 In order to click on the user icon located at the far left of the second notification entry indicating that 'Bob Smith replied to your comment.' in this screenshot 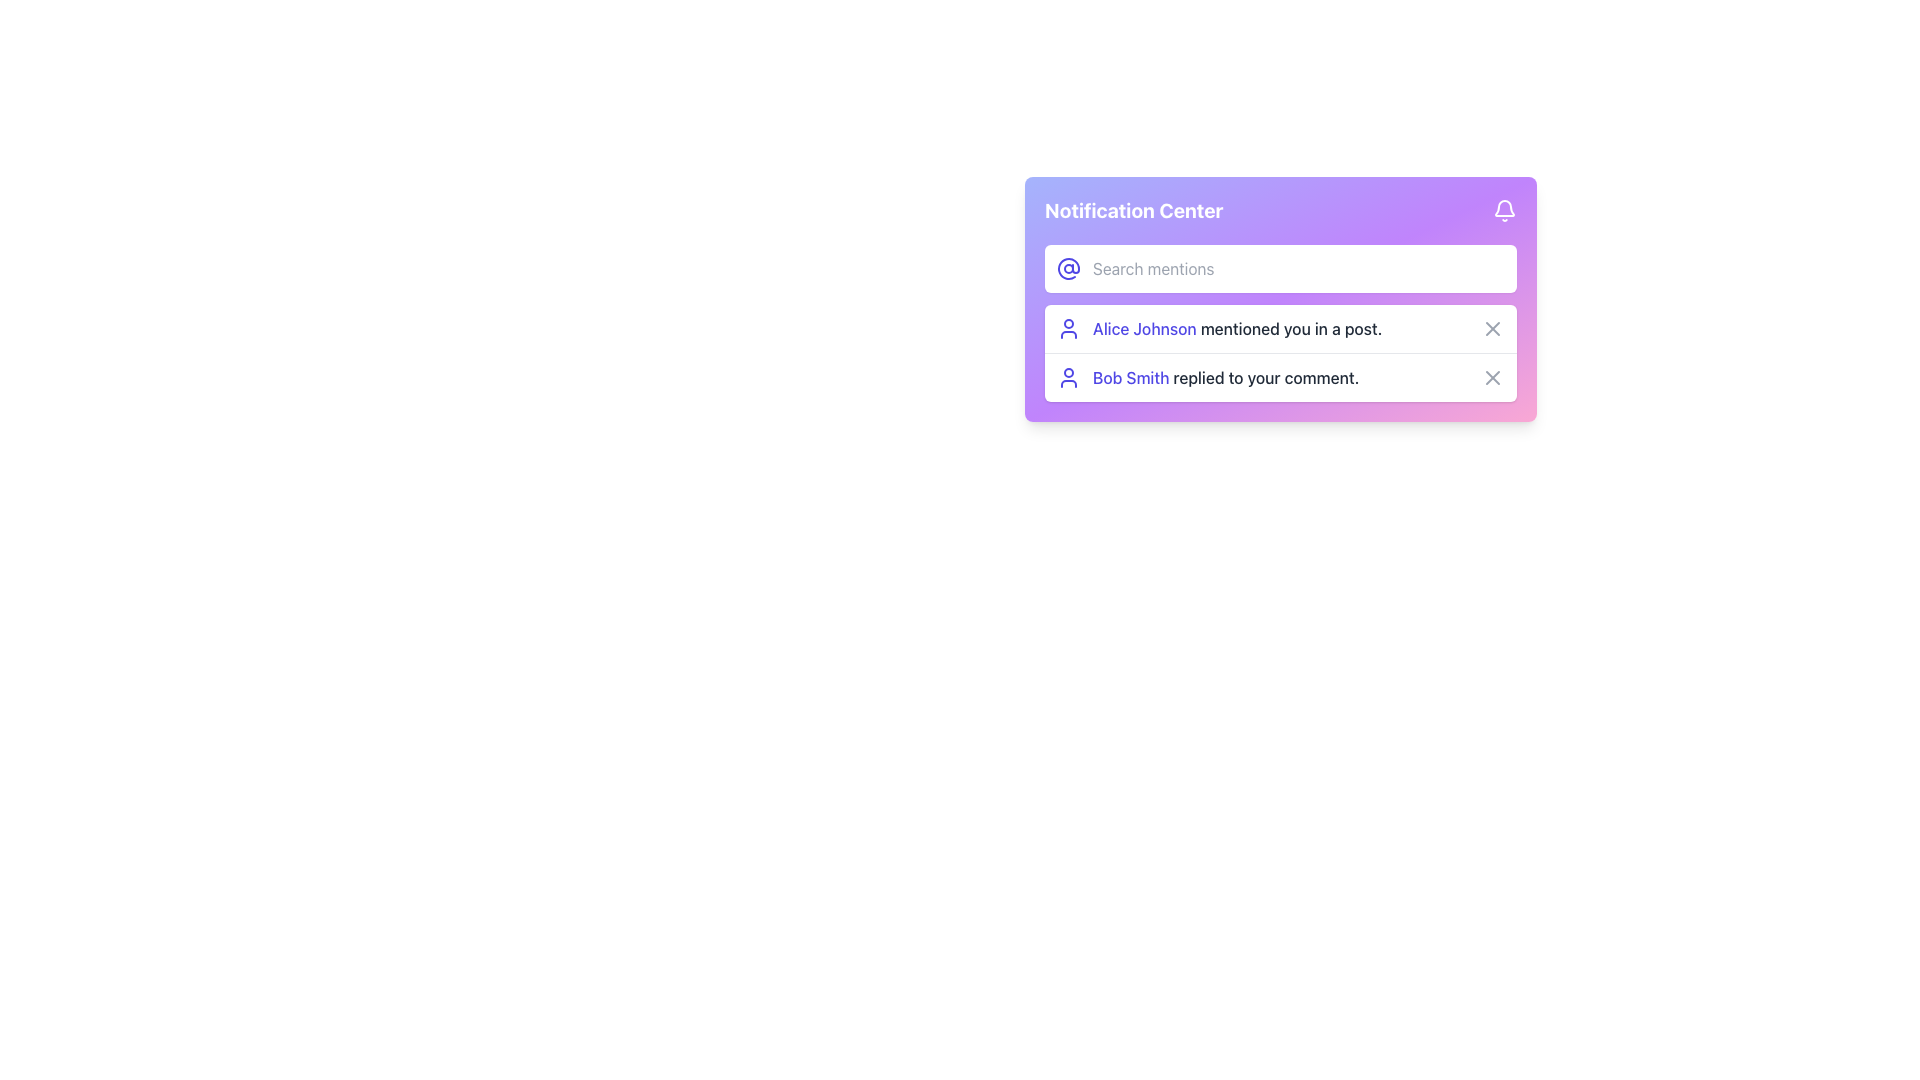, I will do `click(1068, 378)`.